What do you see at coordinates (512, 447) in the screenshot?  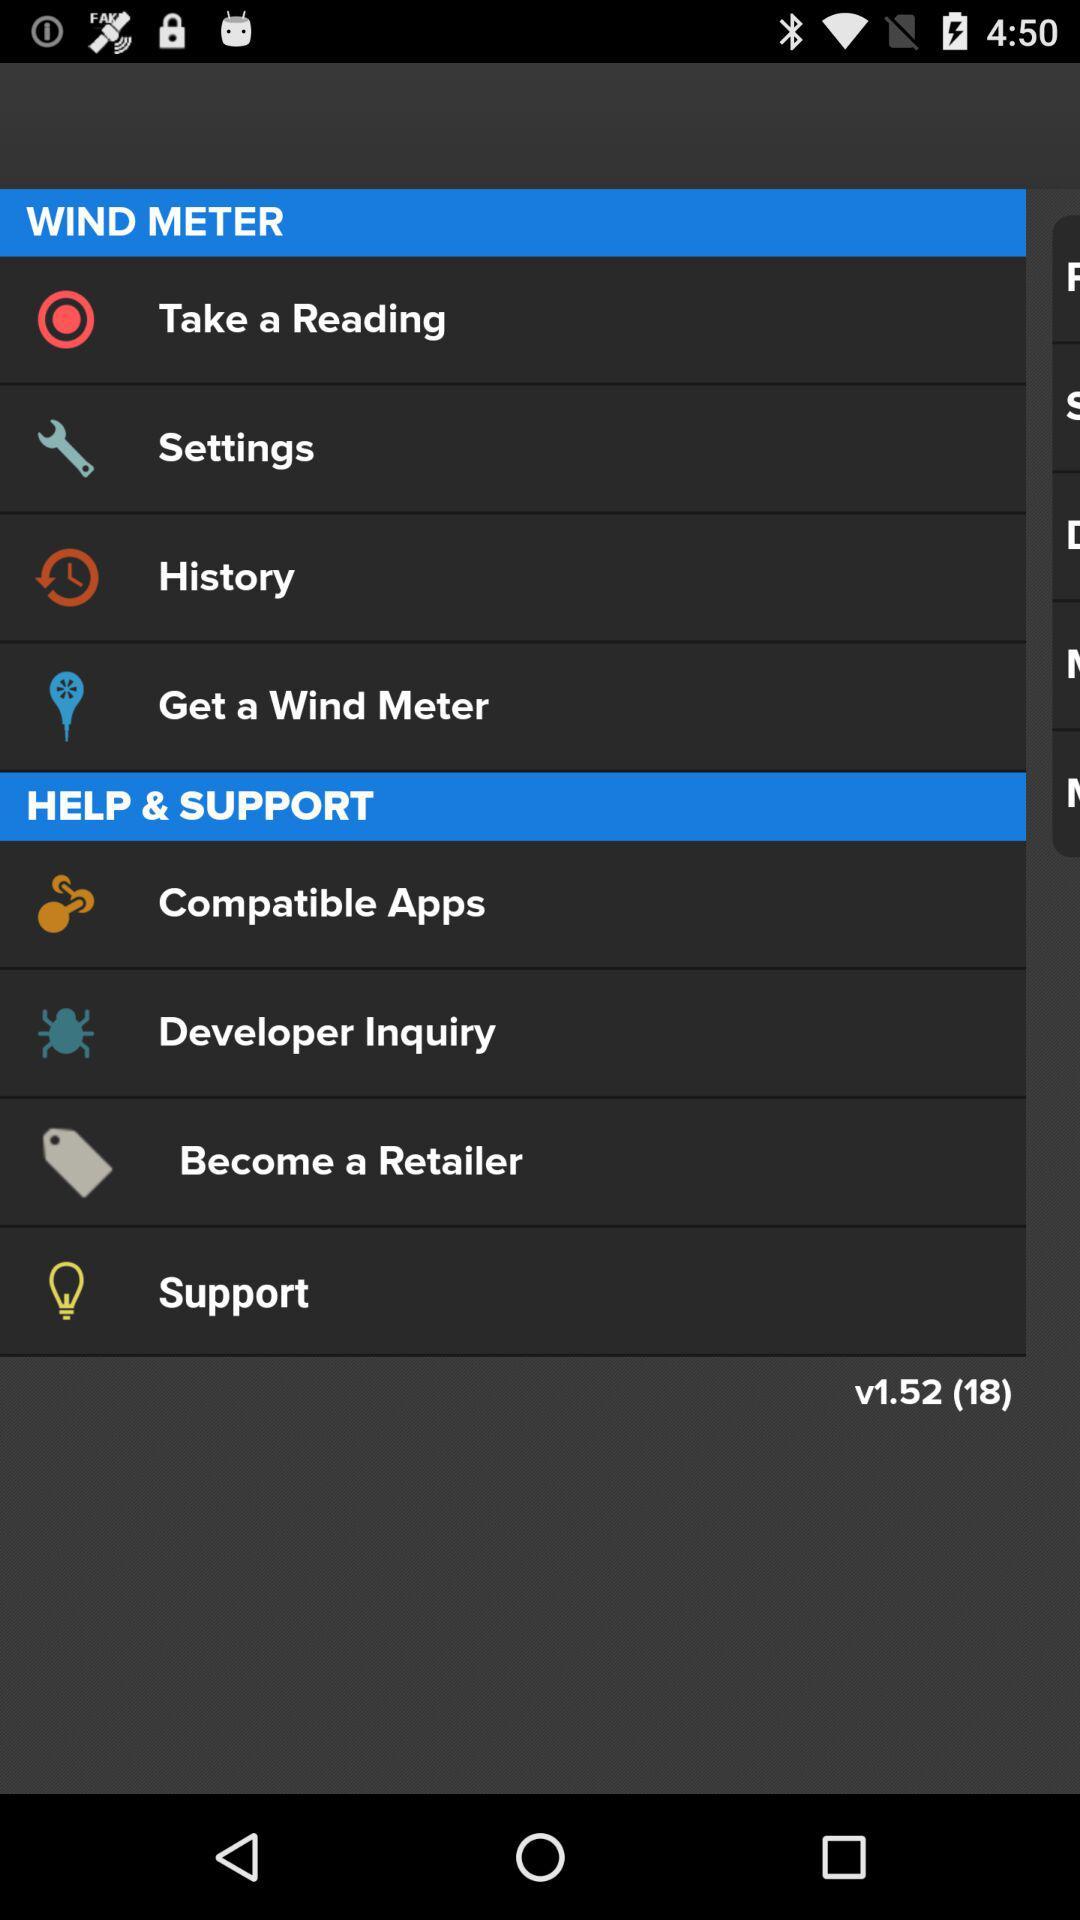 I see `settings item` at bounding box center [512, 447].